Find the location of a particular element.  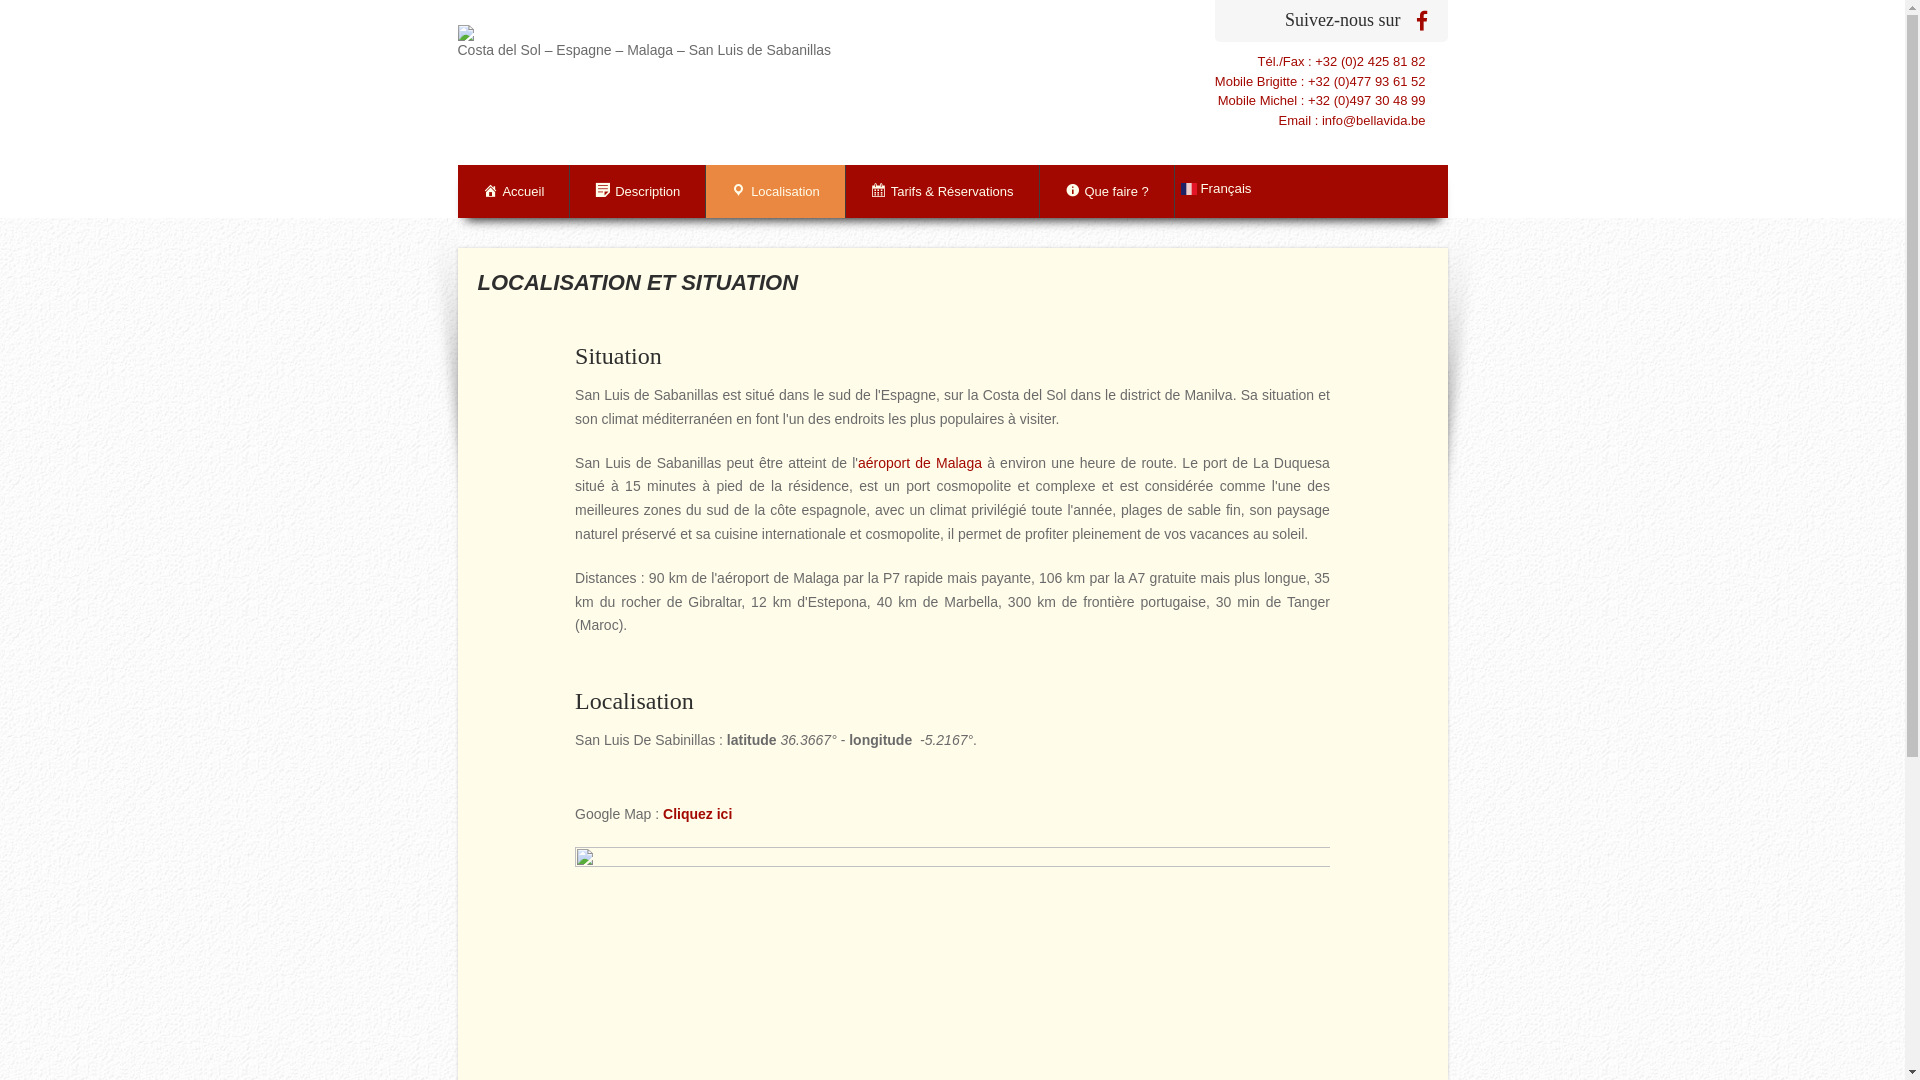

'Cliquez ici' is located at coordinates (697, 813).